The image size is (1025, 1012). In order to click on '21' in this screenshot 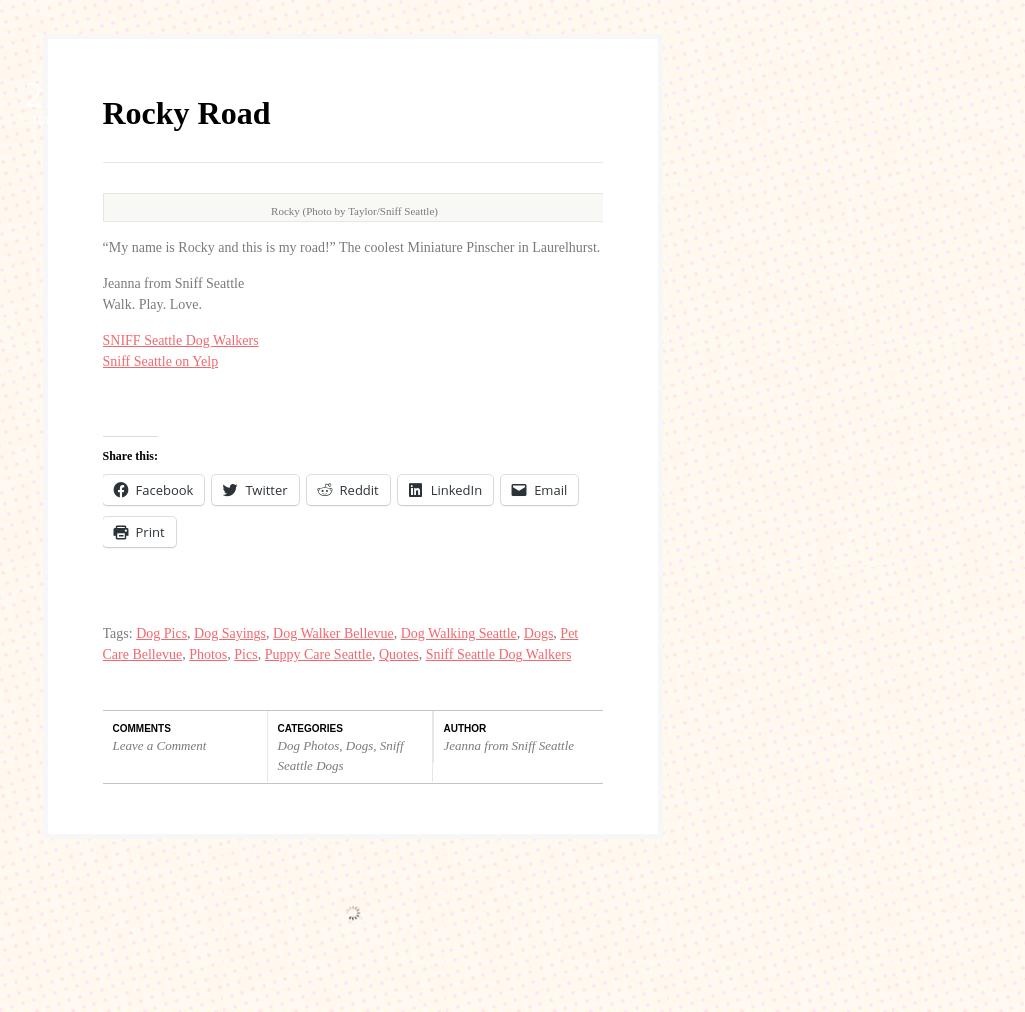, I will do `click(25, 584)`.